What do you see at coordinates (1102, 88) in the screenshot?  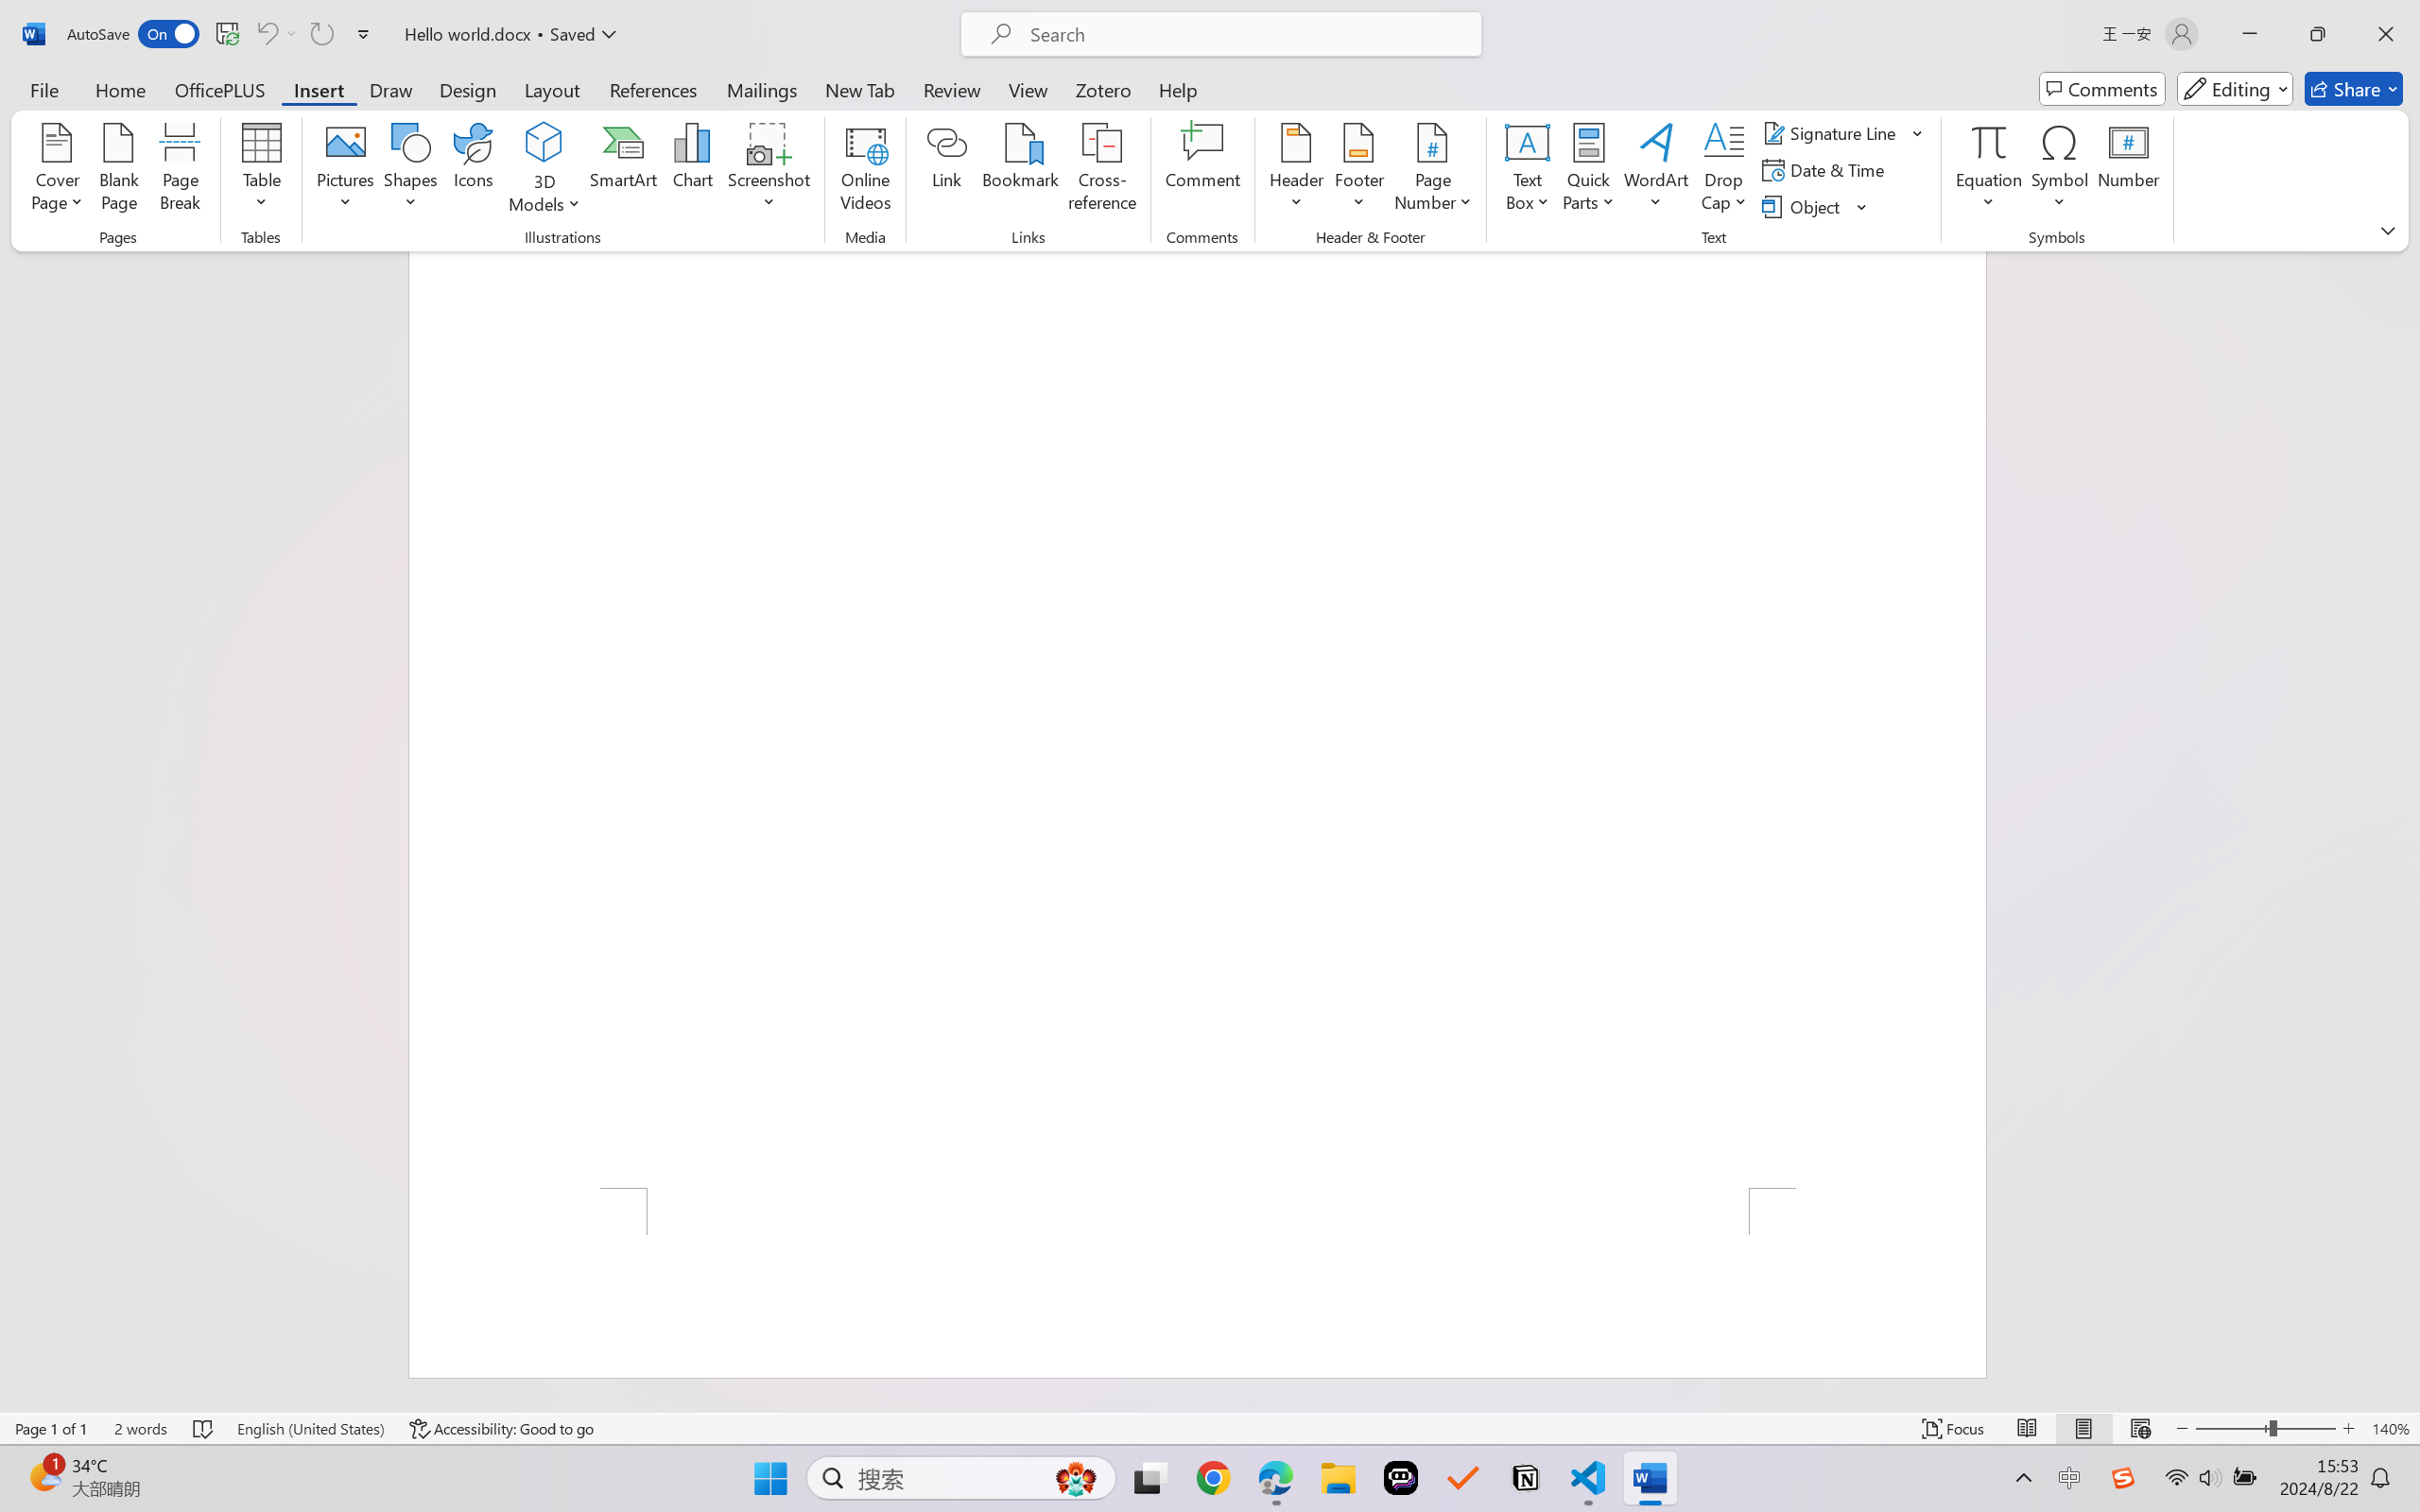 I see `'Zotero'` at bounding box center [1102, 88].